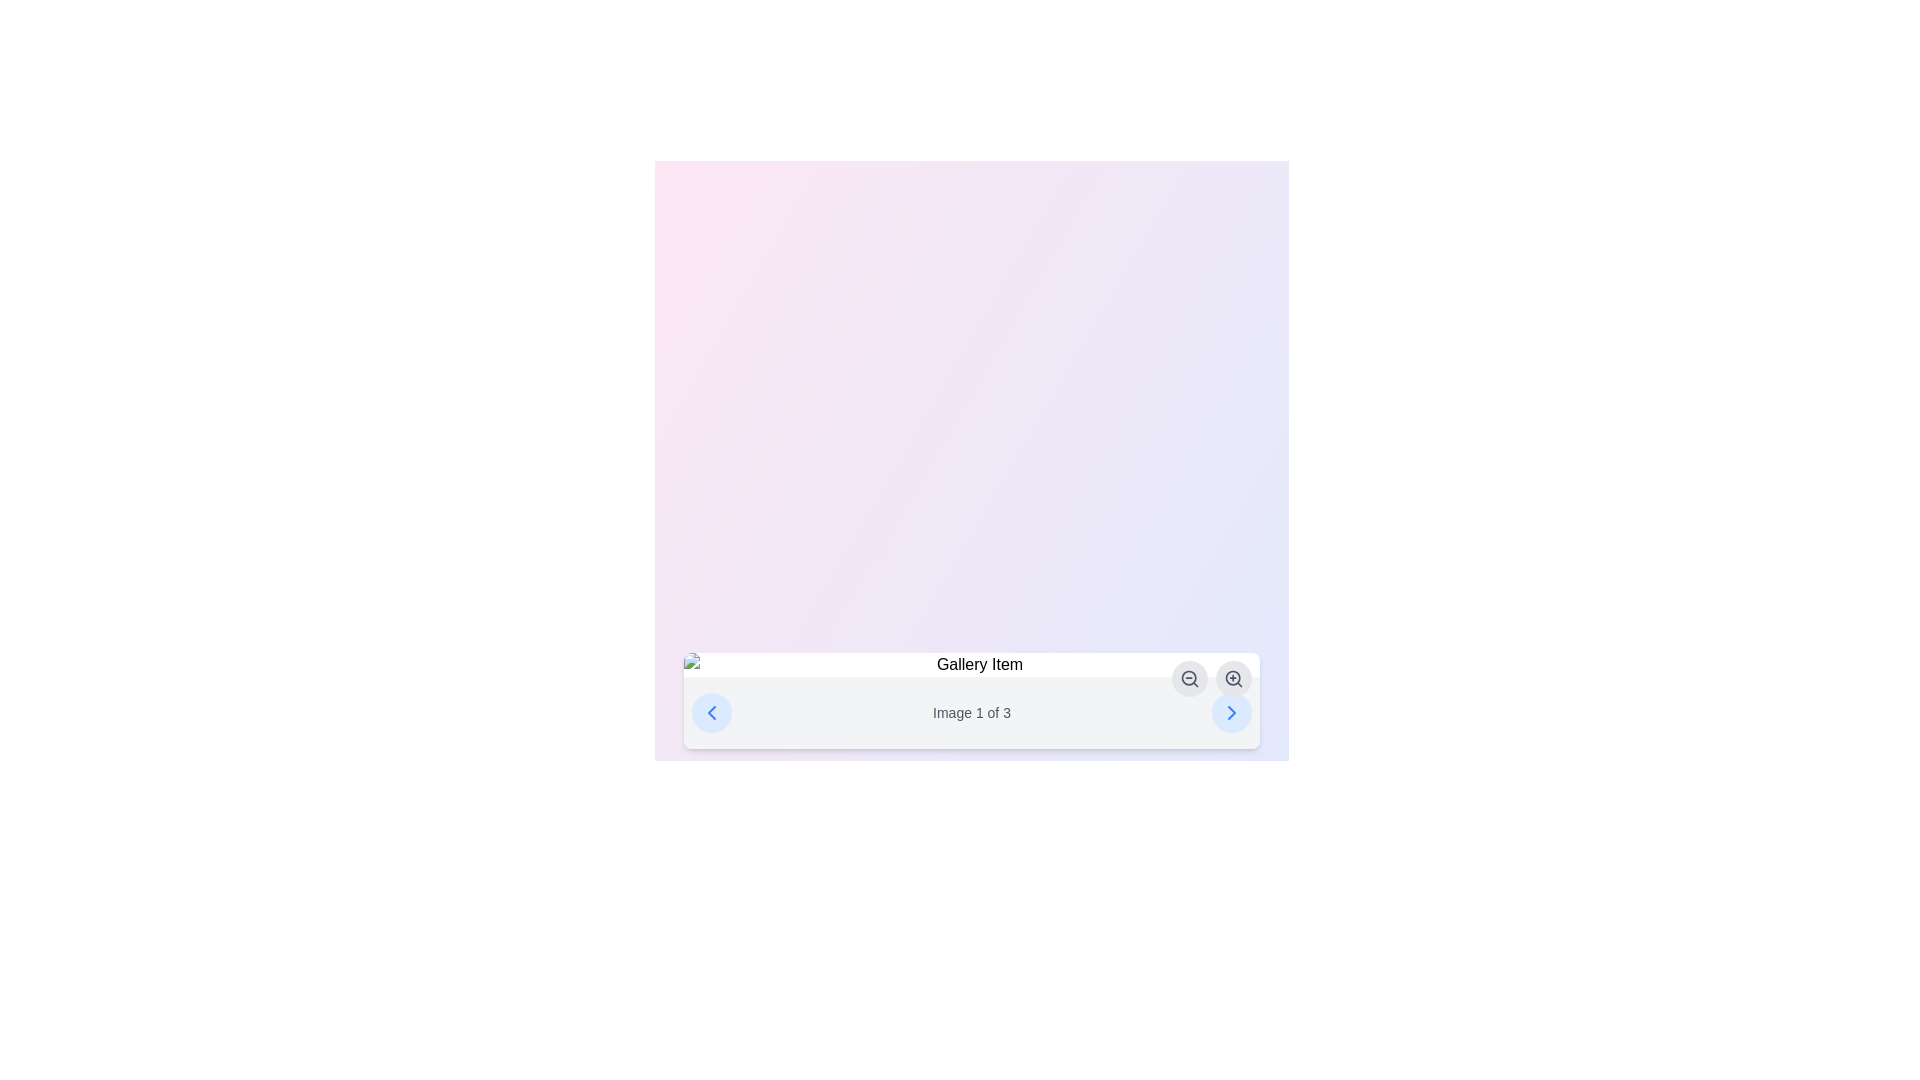  What do you see at coordinates (1231, 712) in the screenshot?
I see `the navigation button for moving to the next image in the gallery, located to the right of the 'Image 1 of 3' text` at bounding box center [1231, 712].